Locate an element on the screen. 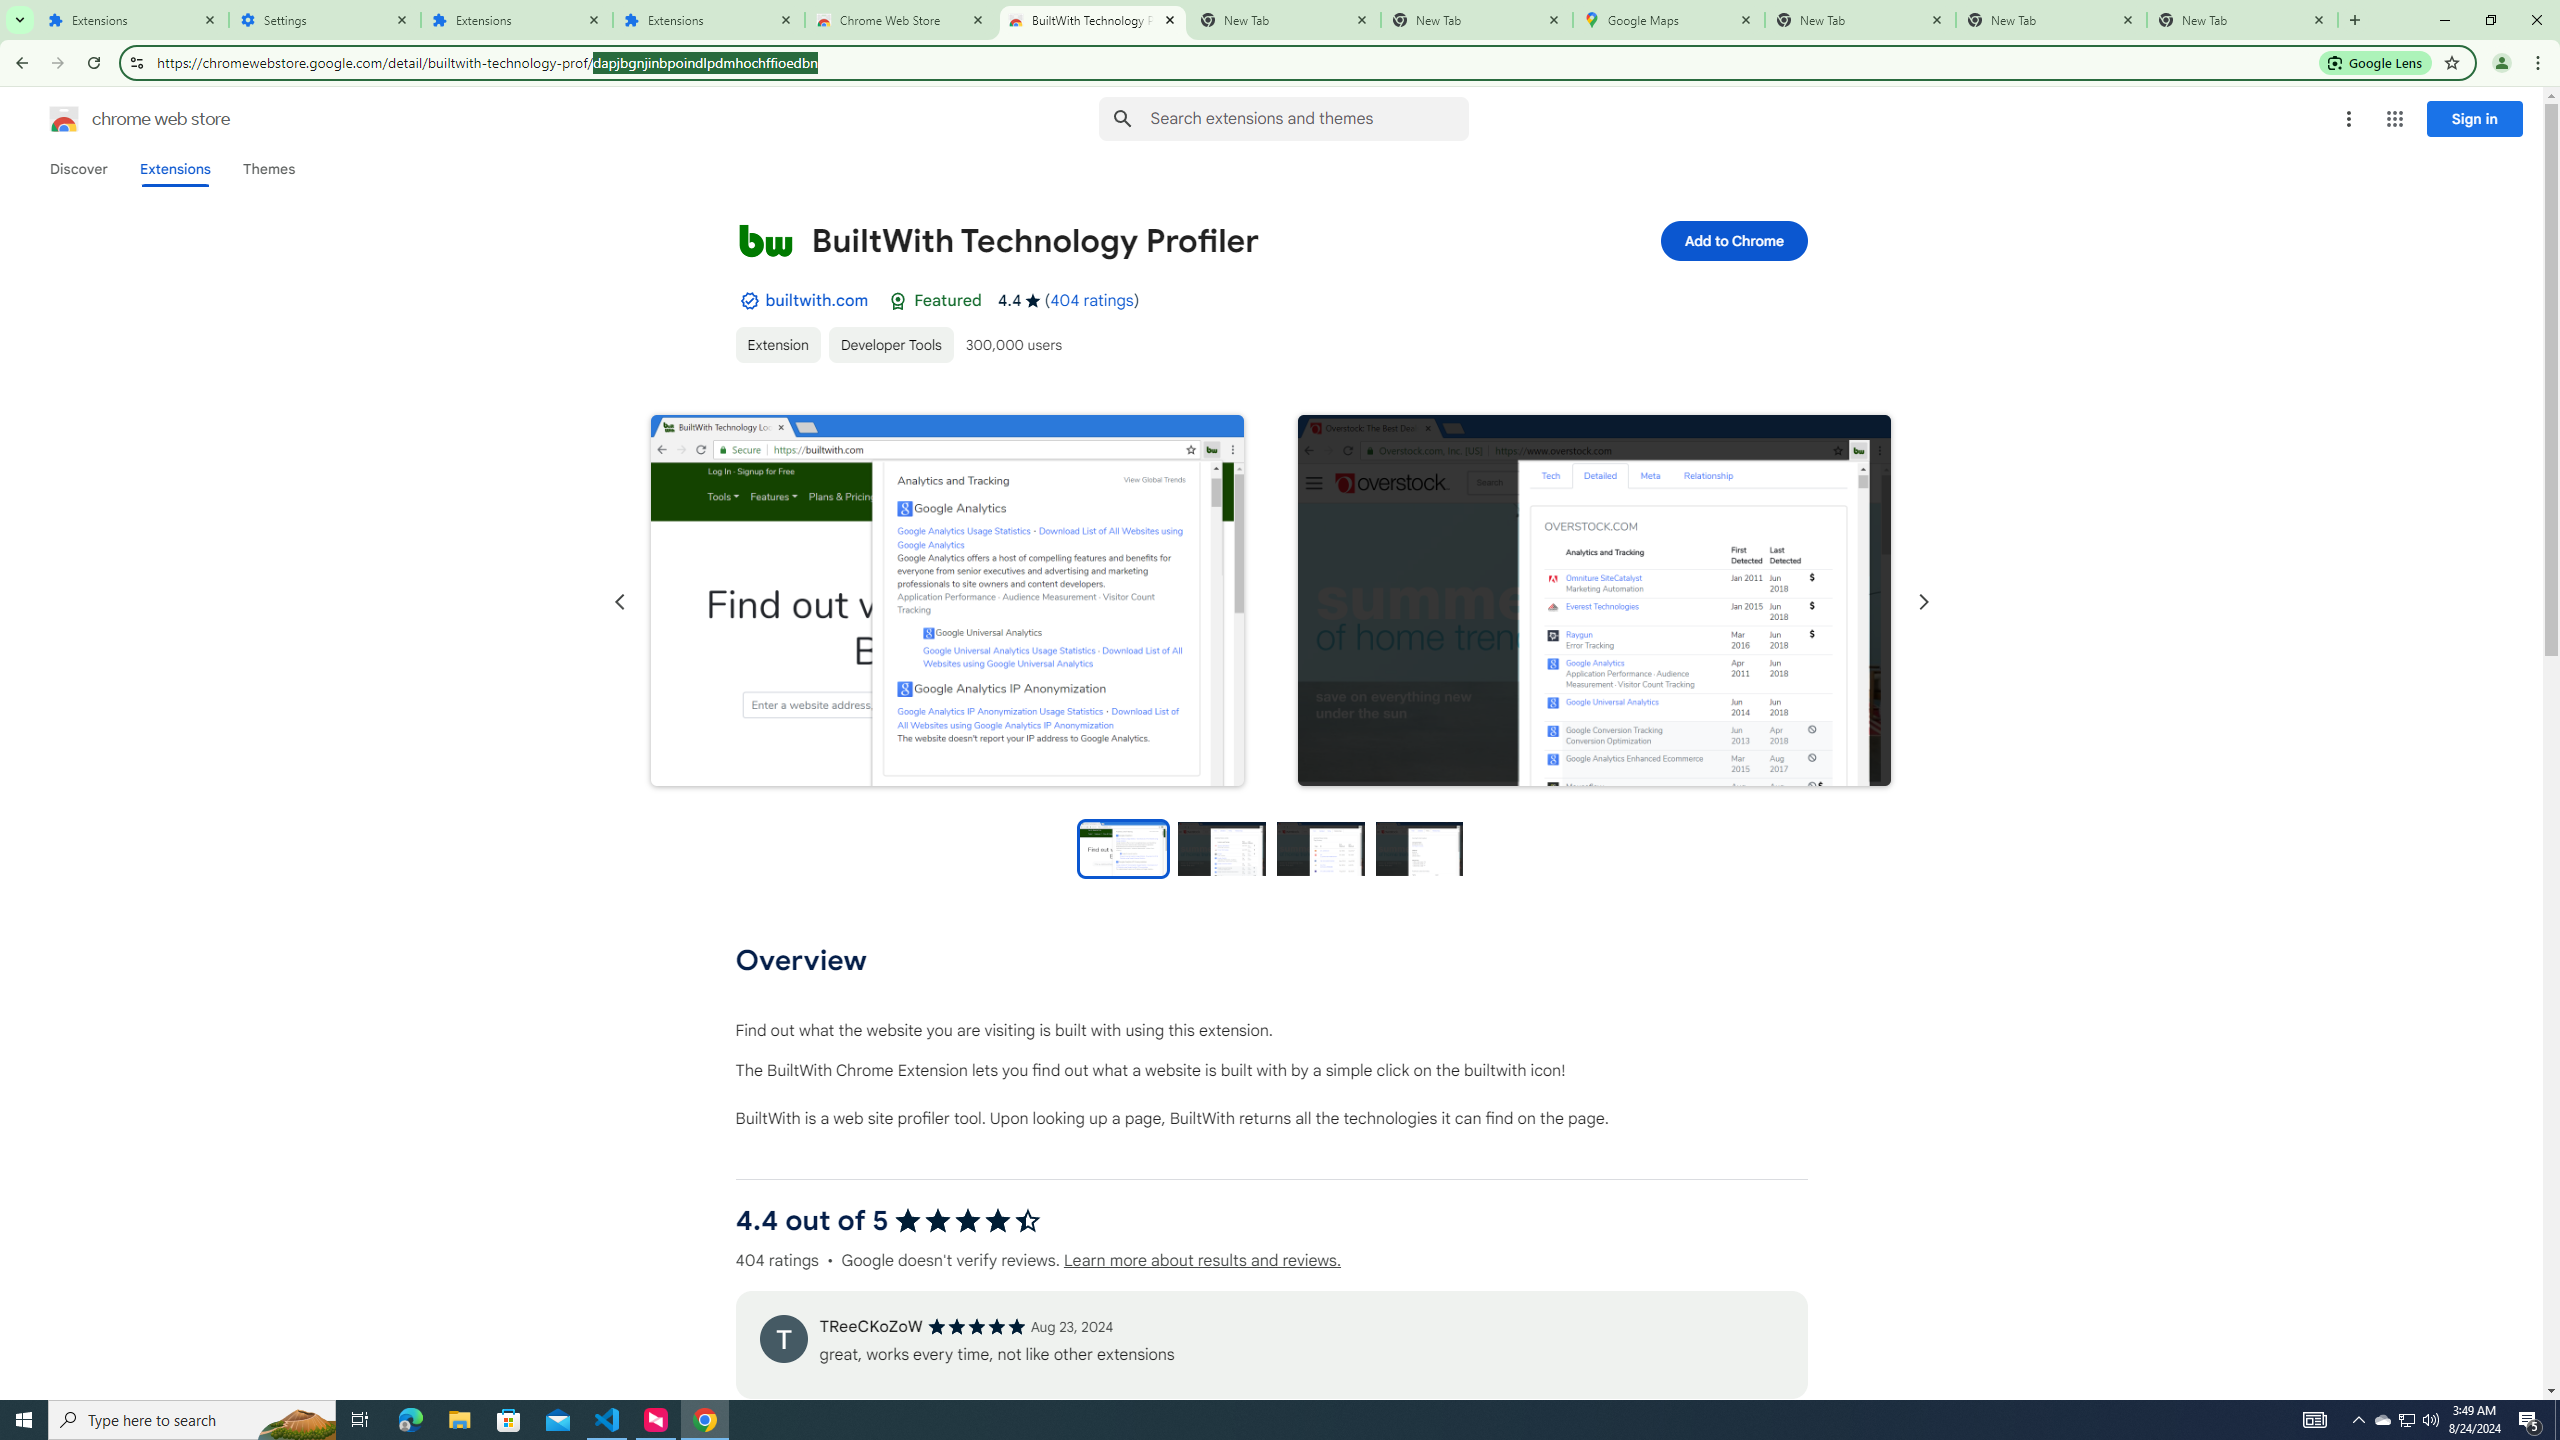  'Chrome Web Store logo' is located at coordinates (64, 118).